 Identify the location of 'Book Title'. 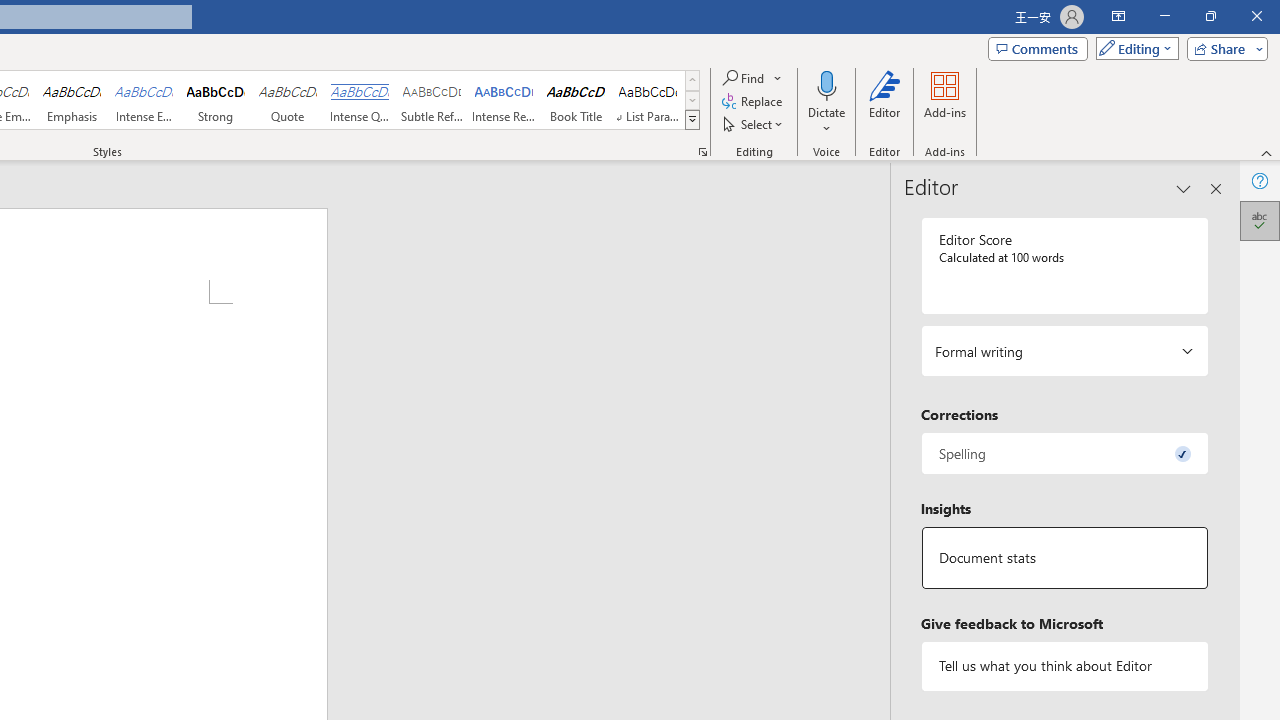
(575, 100).